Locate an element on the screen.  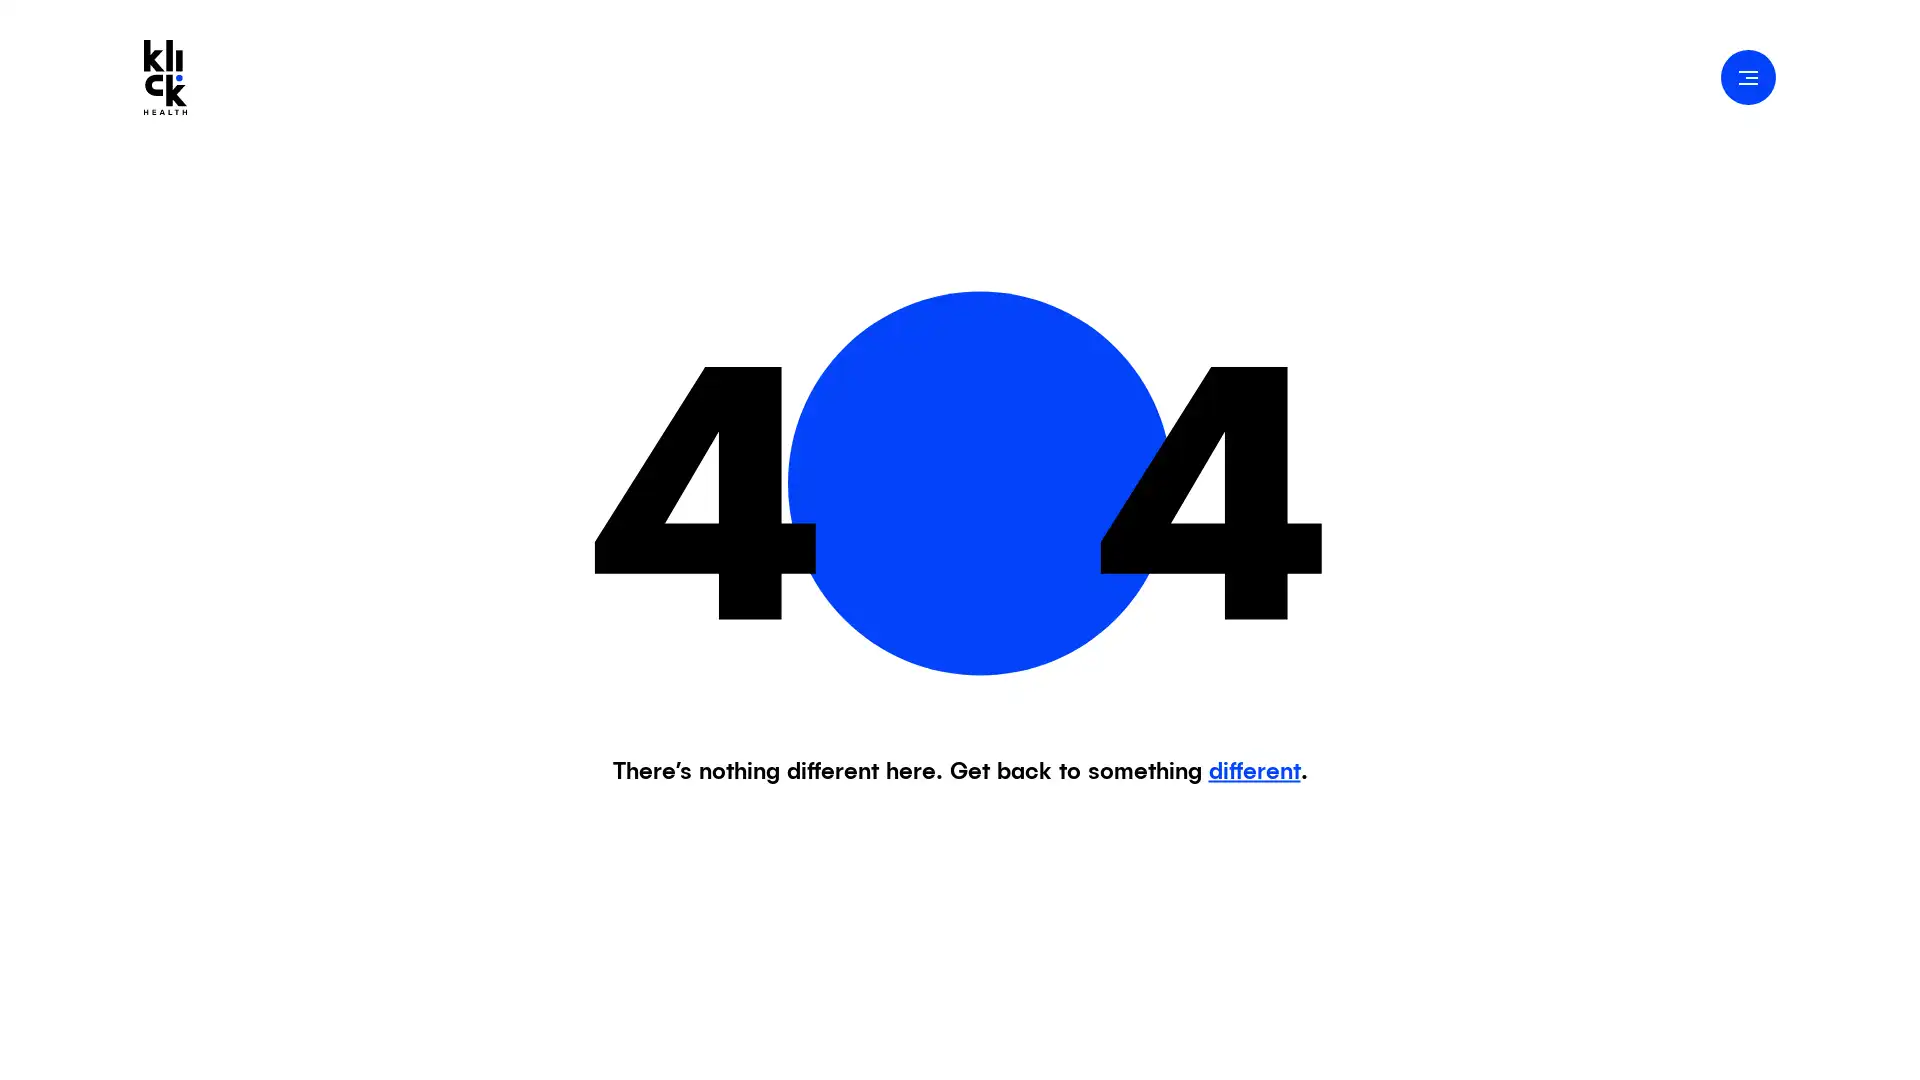
Open Navigation is located at coordinates (1747, 76).